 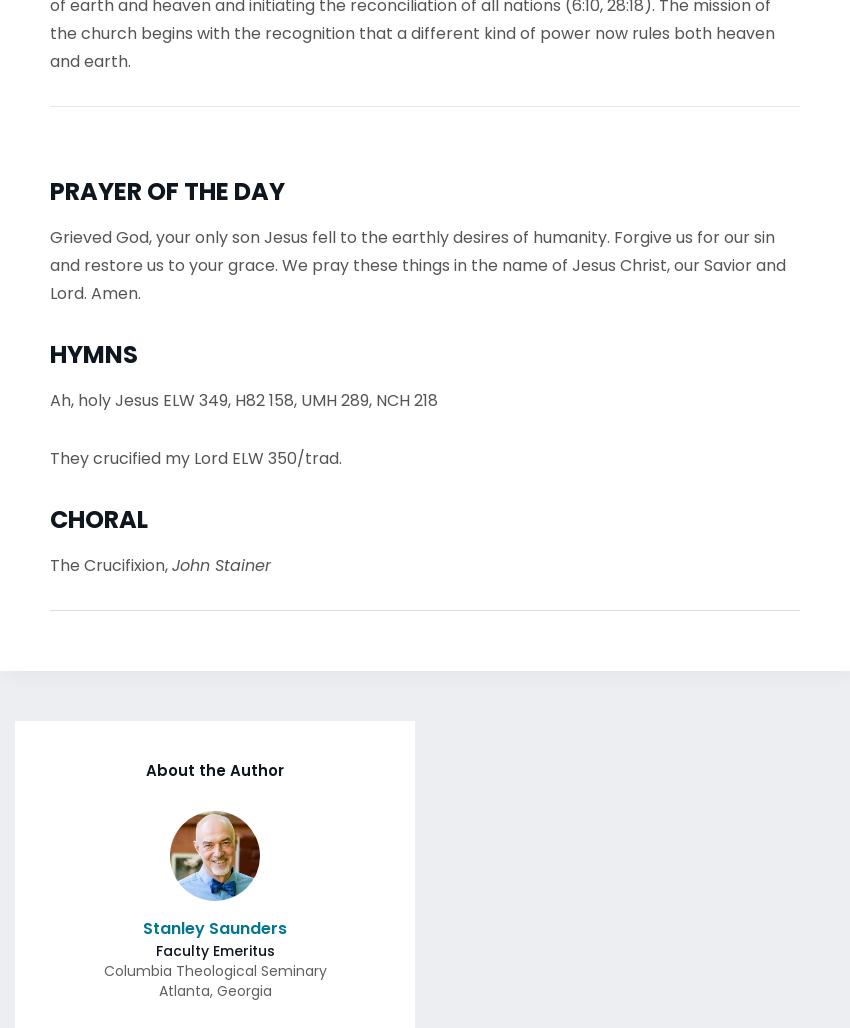 What do you see at coordinates (167, 185) in the screenshot?
I see `'PRAYER OF THE DAY'` at bounding box center [167, 185].